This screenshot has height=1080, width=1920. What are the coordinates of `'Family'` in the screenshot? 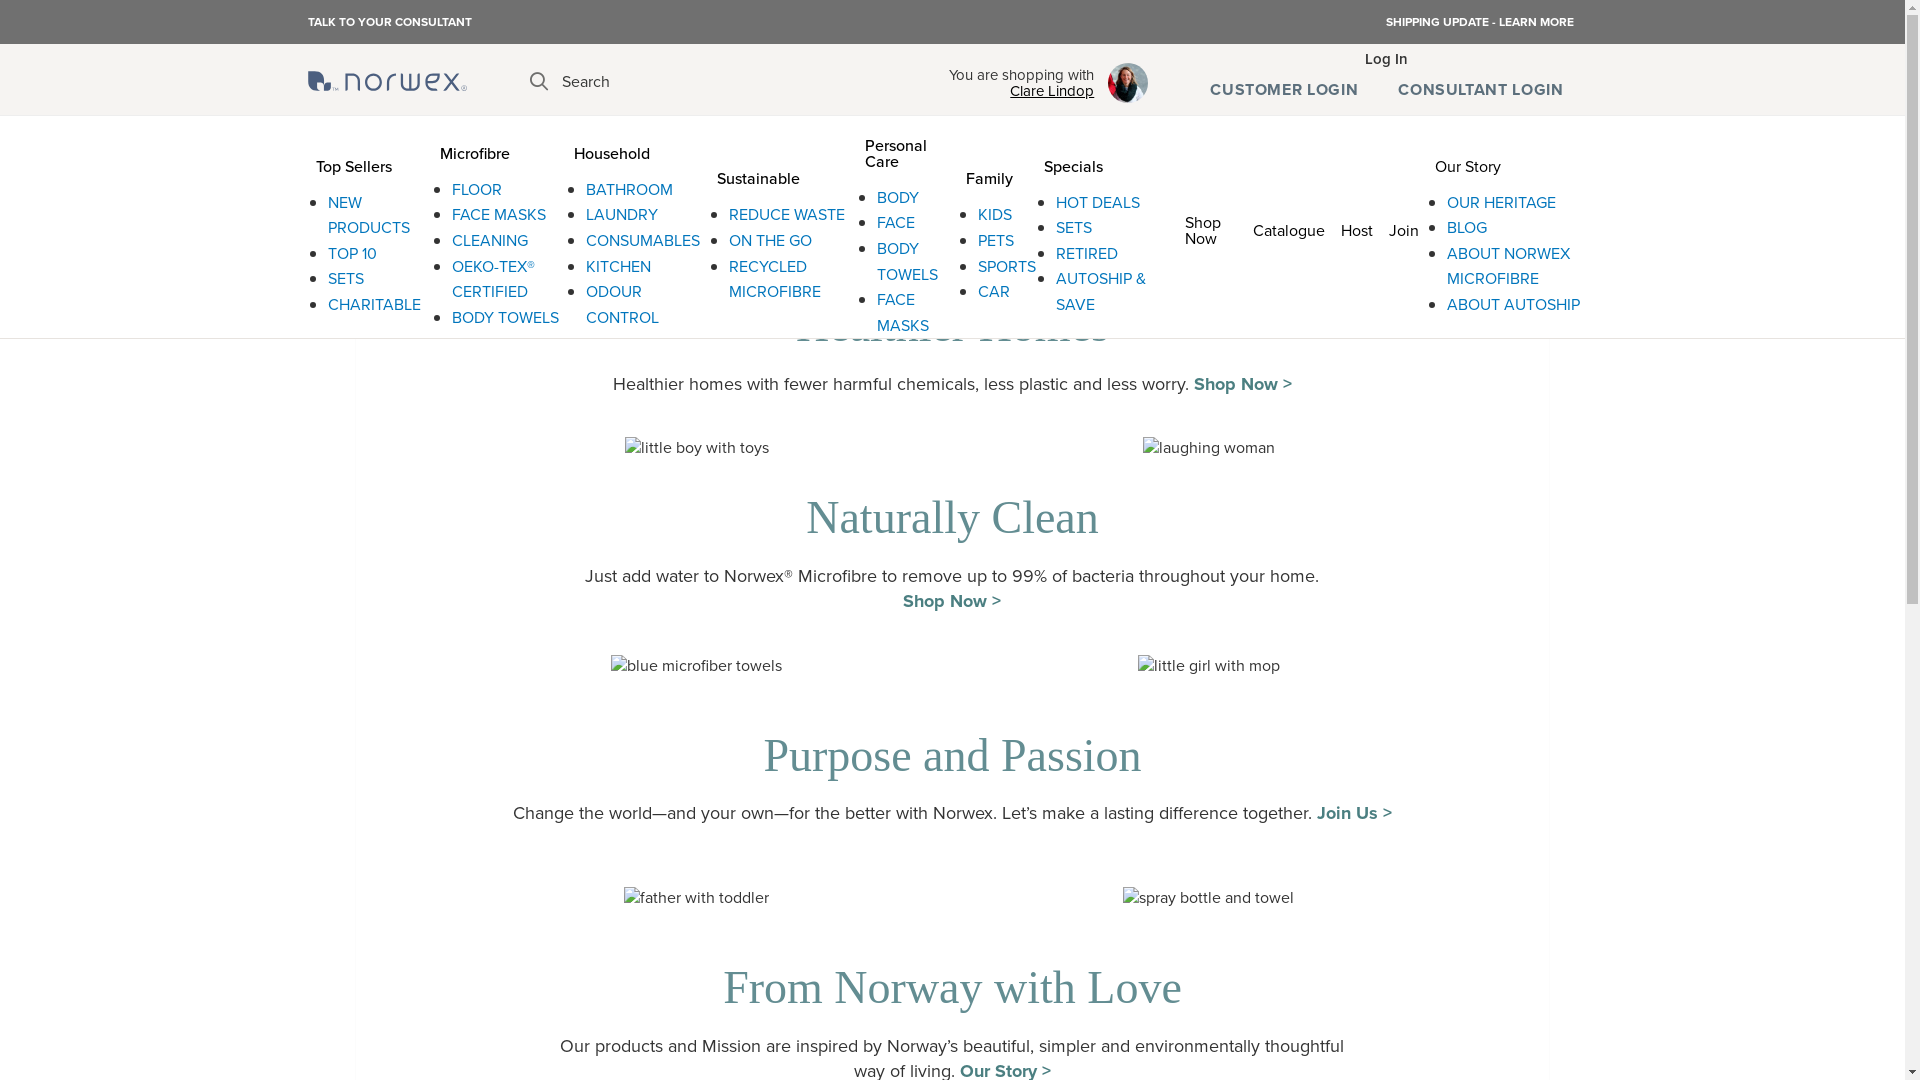 It's located at (997, 174).